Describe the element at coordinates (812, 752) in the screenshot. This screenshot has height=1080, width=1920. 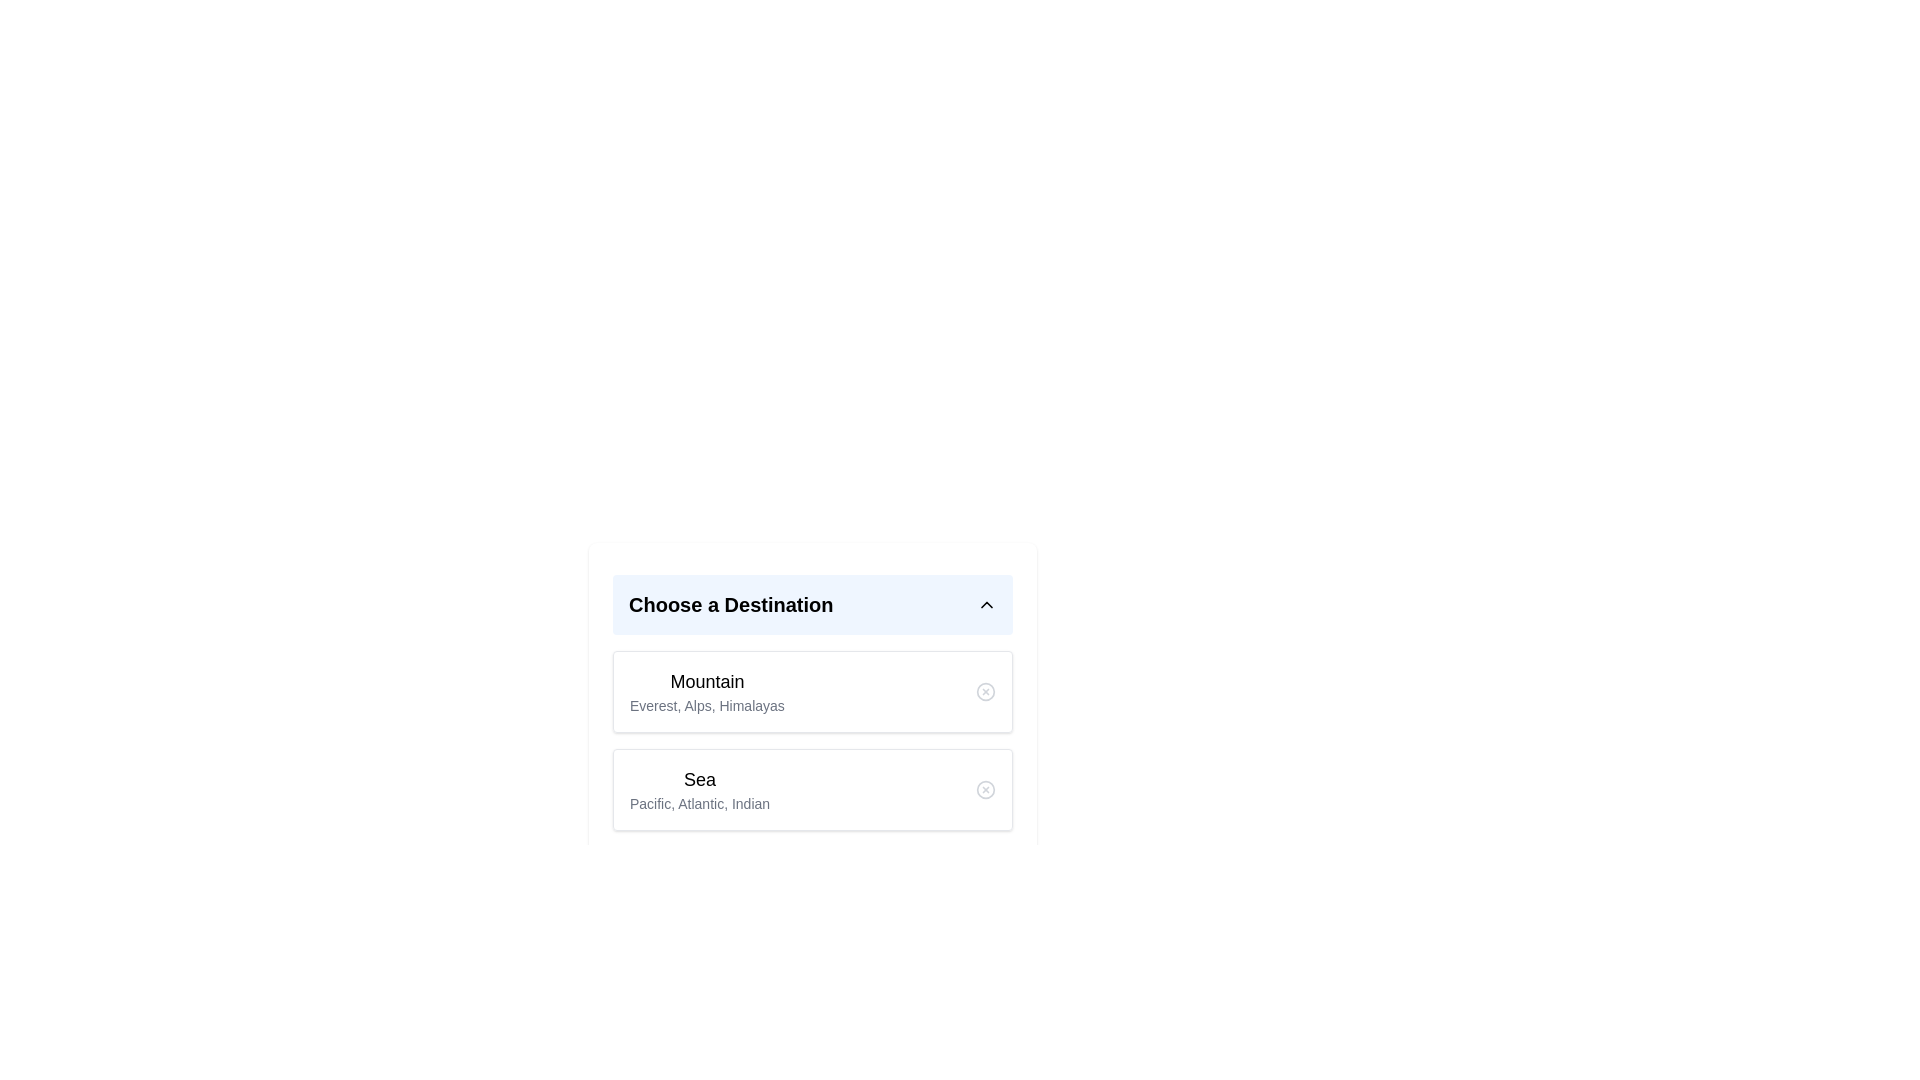
I see `the selectable list item for 'Sea' under the 'Choose a Destination' section` at that location.